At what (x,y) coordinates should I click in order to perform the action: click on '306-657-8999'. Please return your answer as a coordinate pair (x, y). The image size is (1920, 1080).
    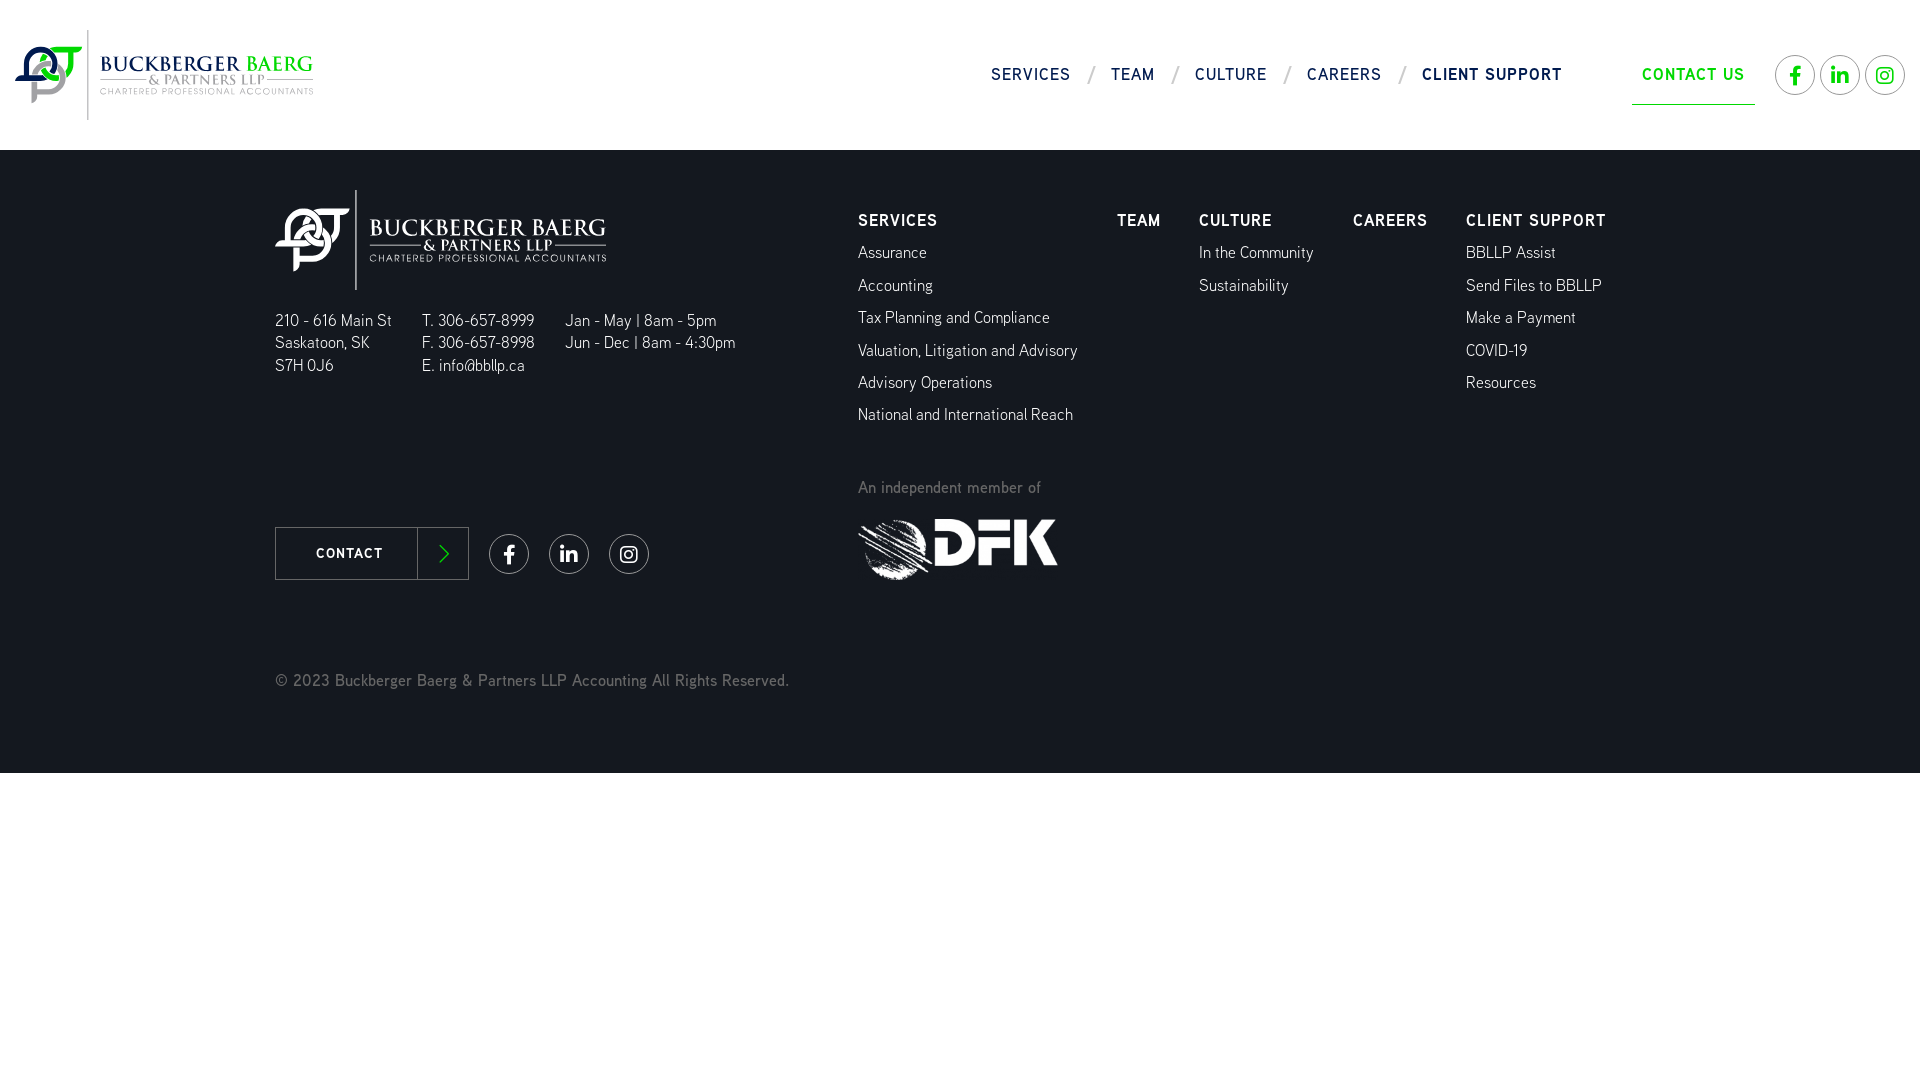
    Looking at the image, I should click on (485, 319).